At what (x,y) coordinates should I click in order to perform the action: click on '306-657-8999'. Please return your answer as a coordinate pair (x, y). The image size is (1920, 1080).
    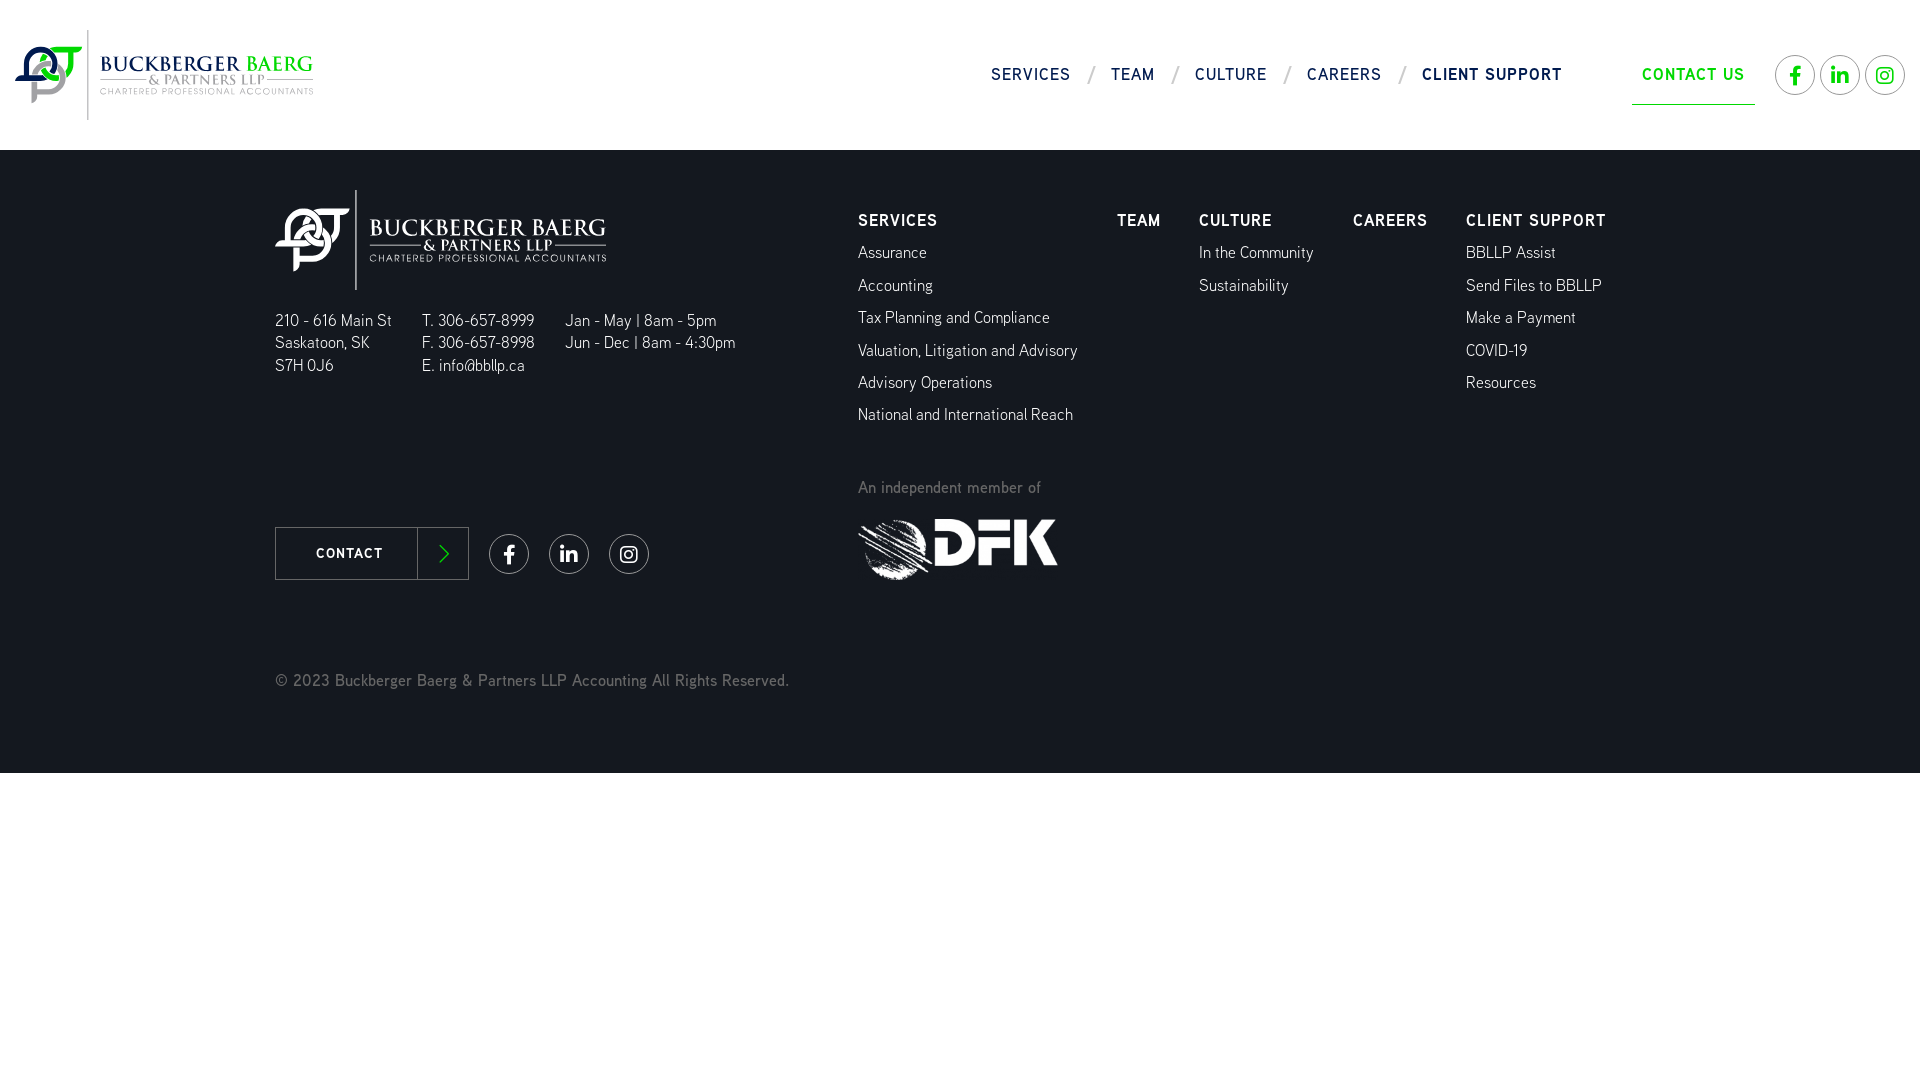
    Looking at the image, I should click on (485, 319).